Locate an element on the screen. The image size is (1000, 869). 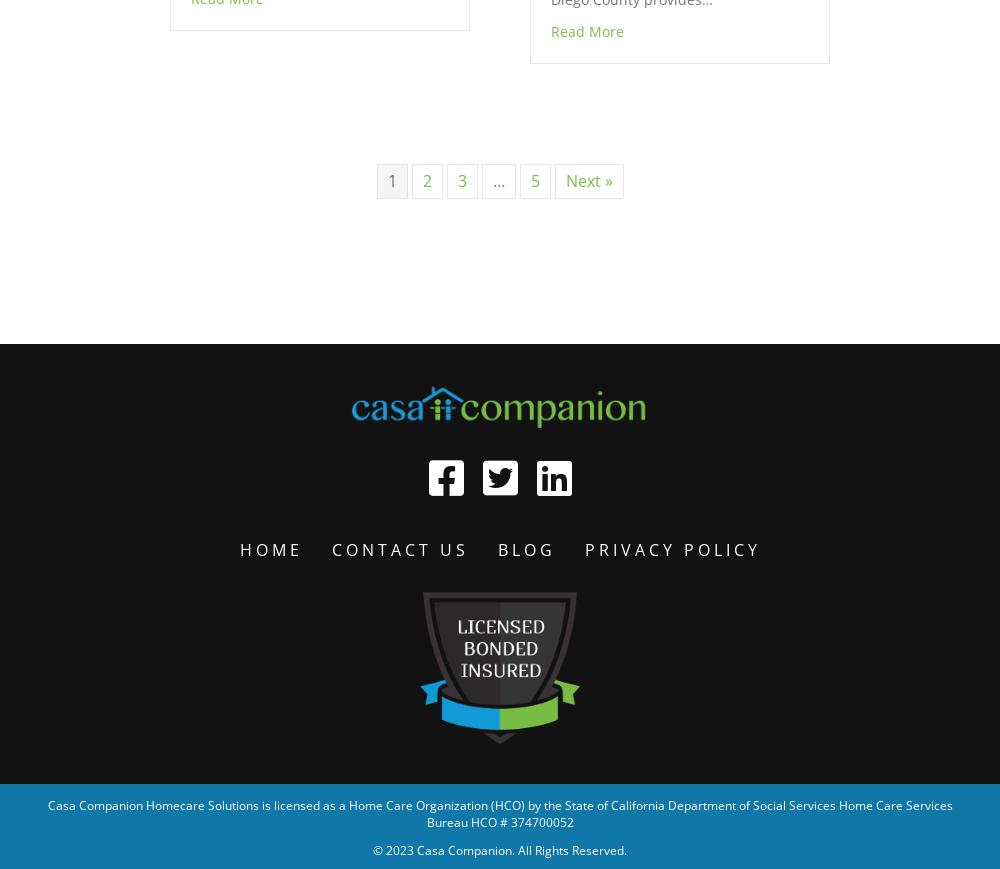
'Blog' is located at coordinates (526, 549).